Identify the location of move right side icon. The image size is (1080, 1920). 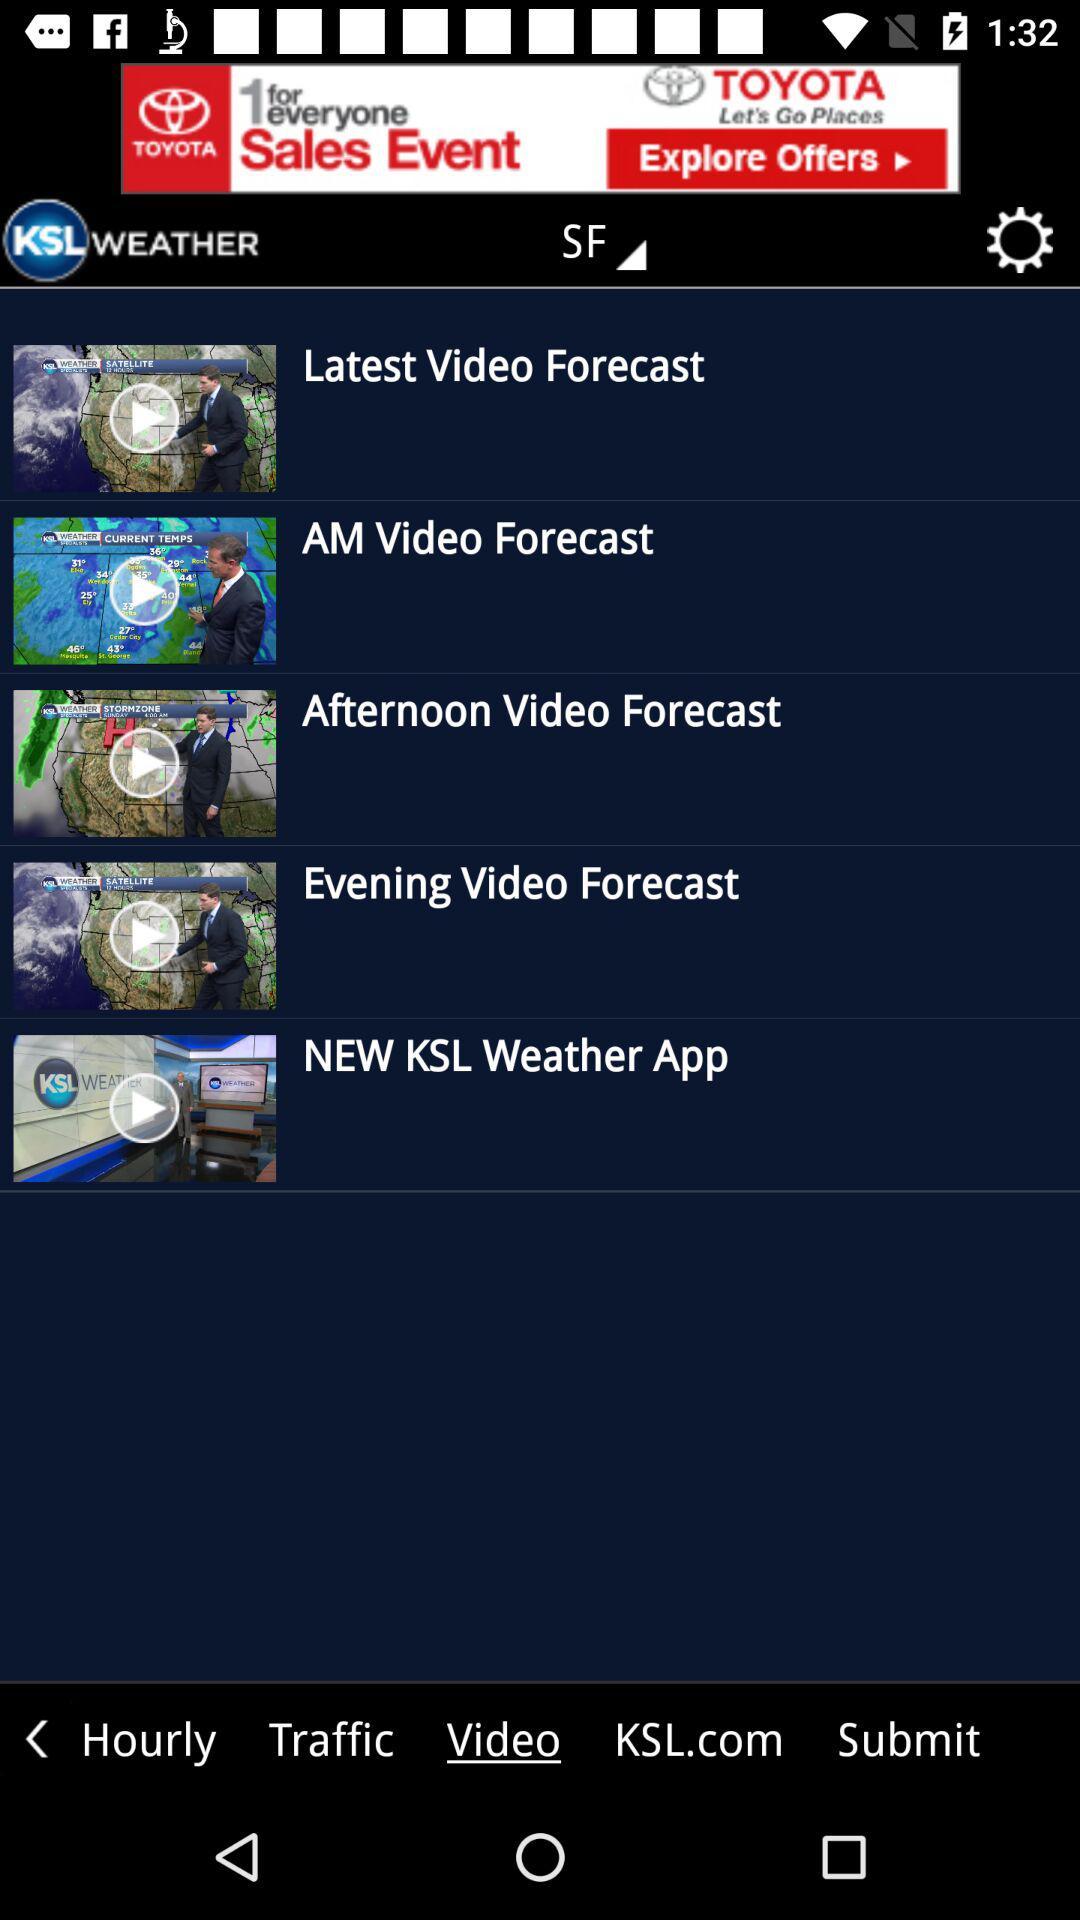
(36, 1737).